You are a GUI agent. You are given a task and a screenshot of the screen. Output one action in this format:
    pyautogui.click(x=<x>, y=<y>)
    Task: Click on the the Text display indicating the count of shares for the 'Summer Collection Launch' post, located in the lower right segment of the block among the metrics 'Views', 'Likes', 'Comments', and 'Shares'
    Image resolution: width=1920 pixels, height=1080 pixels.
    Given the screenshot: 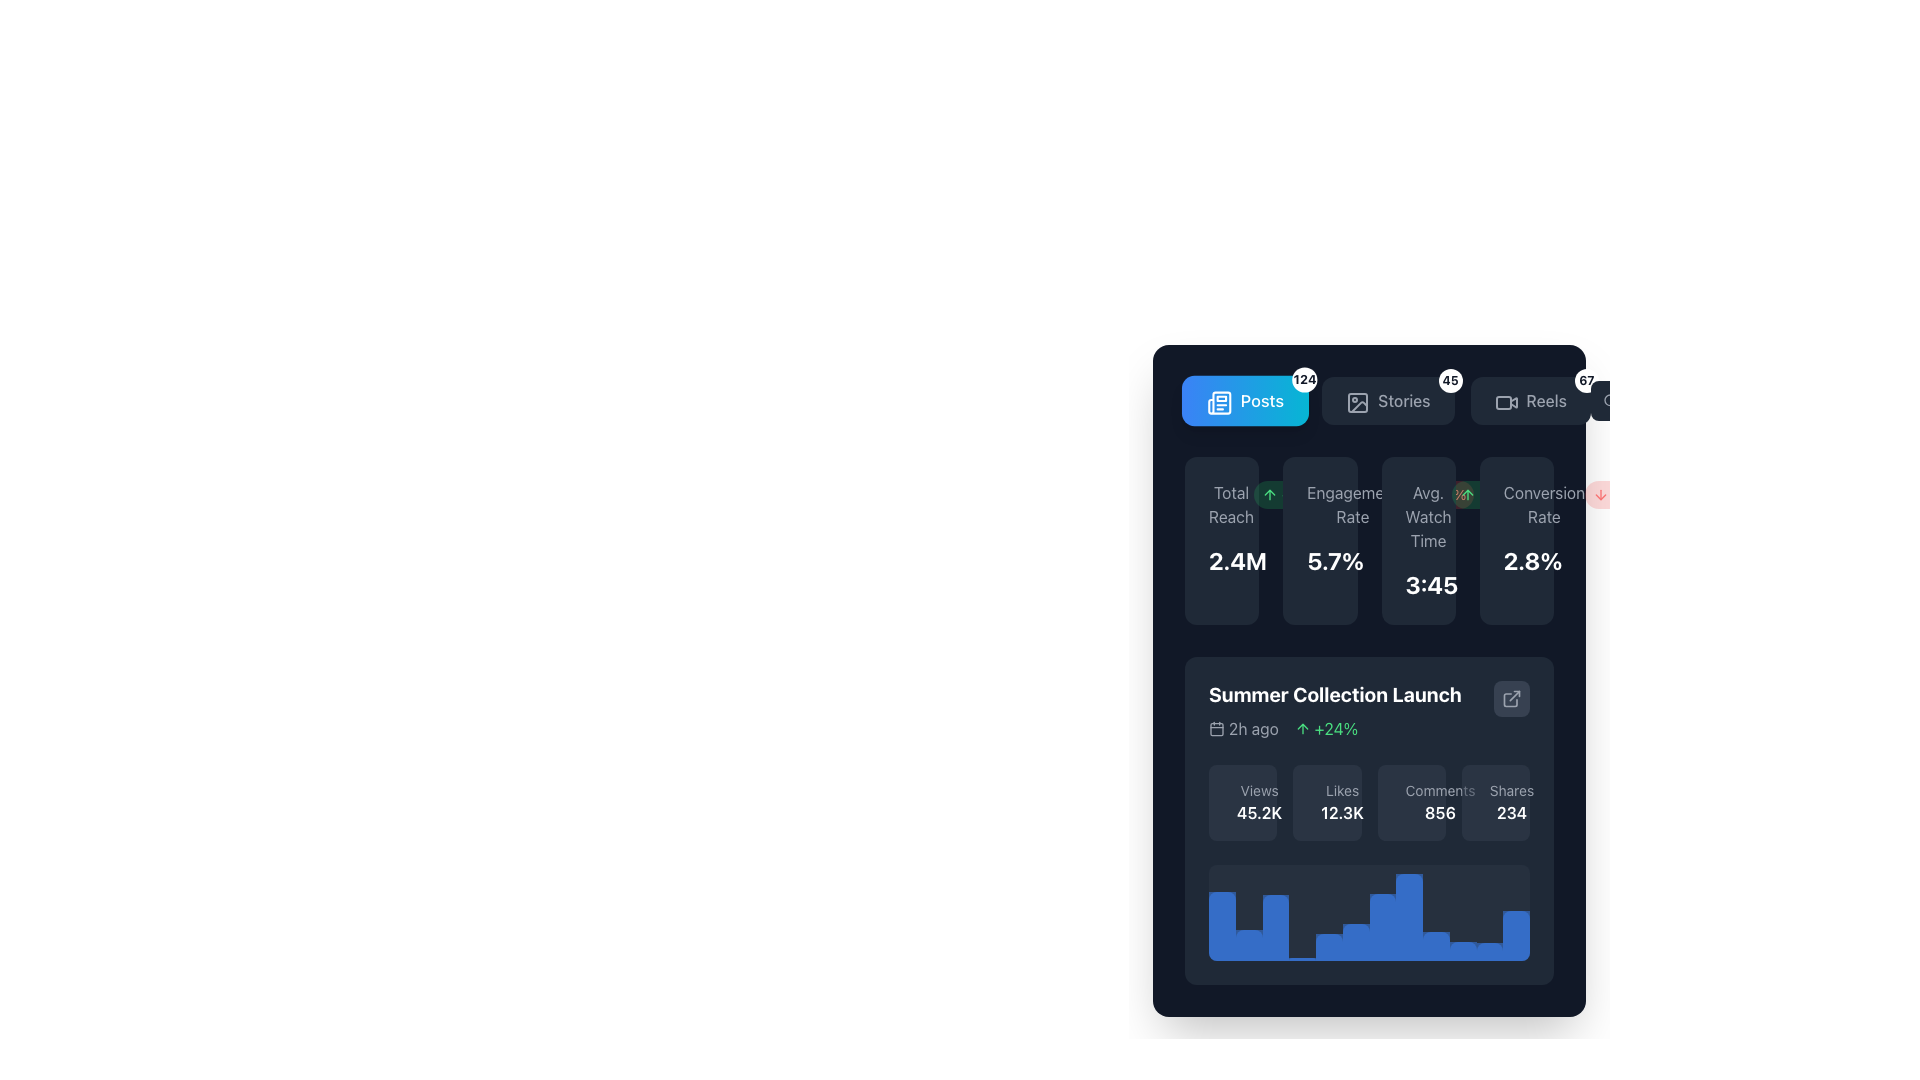 What is the action you would take?
    pyautogui.click(x=1512, y=801)
    